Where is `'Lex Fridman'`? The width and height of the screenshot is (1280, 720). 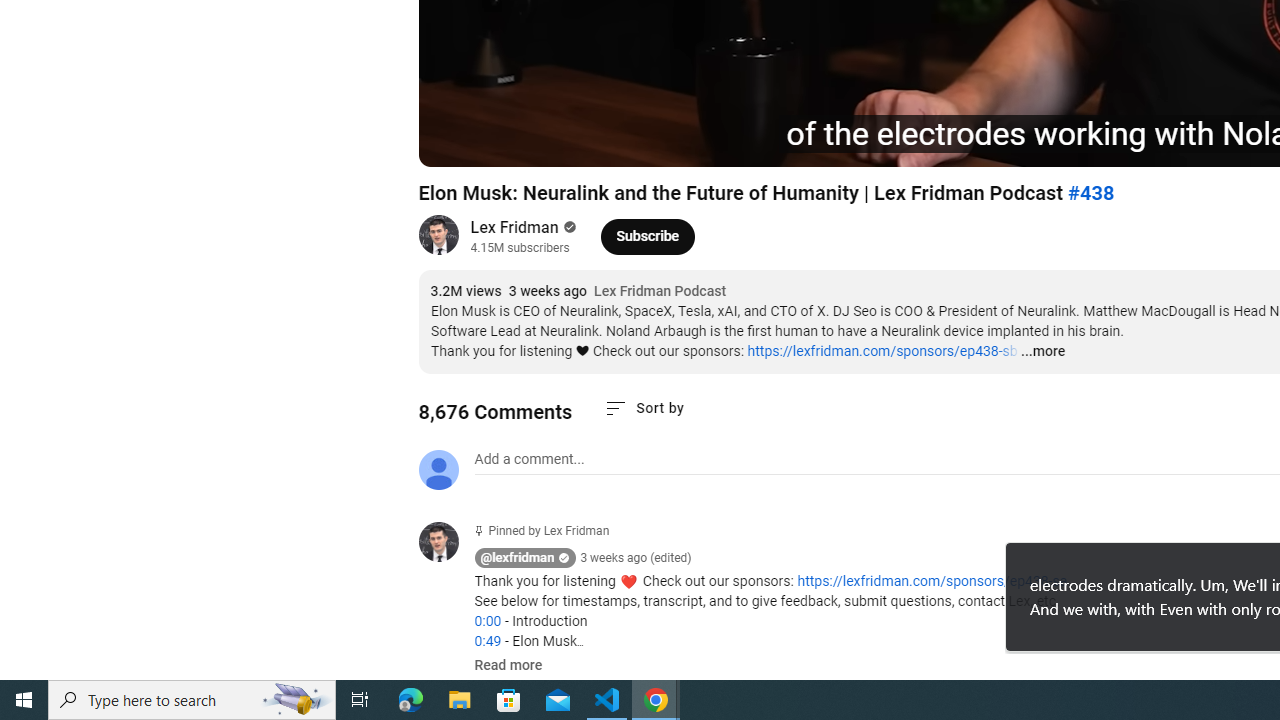
'Lex Fridman' is located at coordinates (515, 226).